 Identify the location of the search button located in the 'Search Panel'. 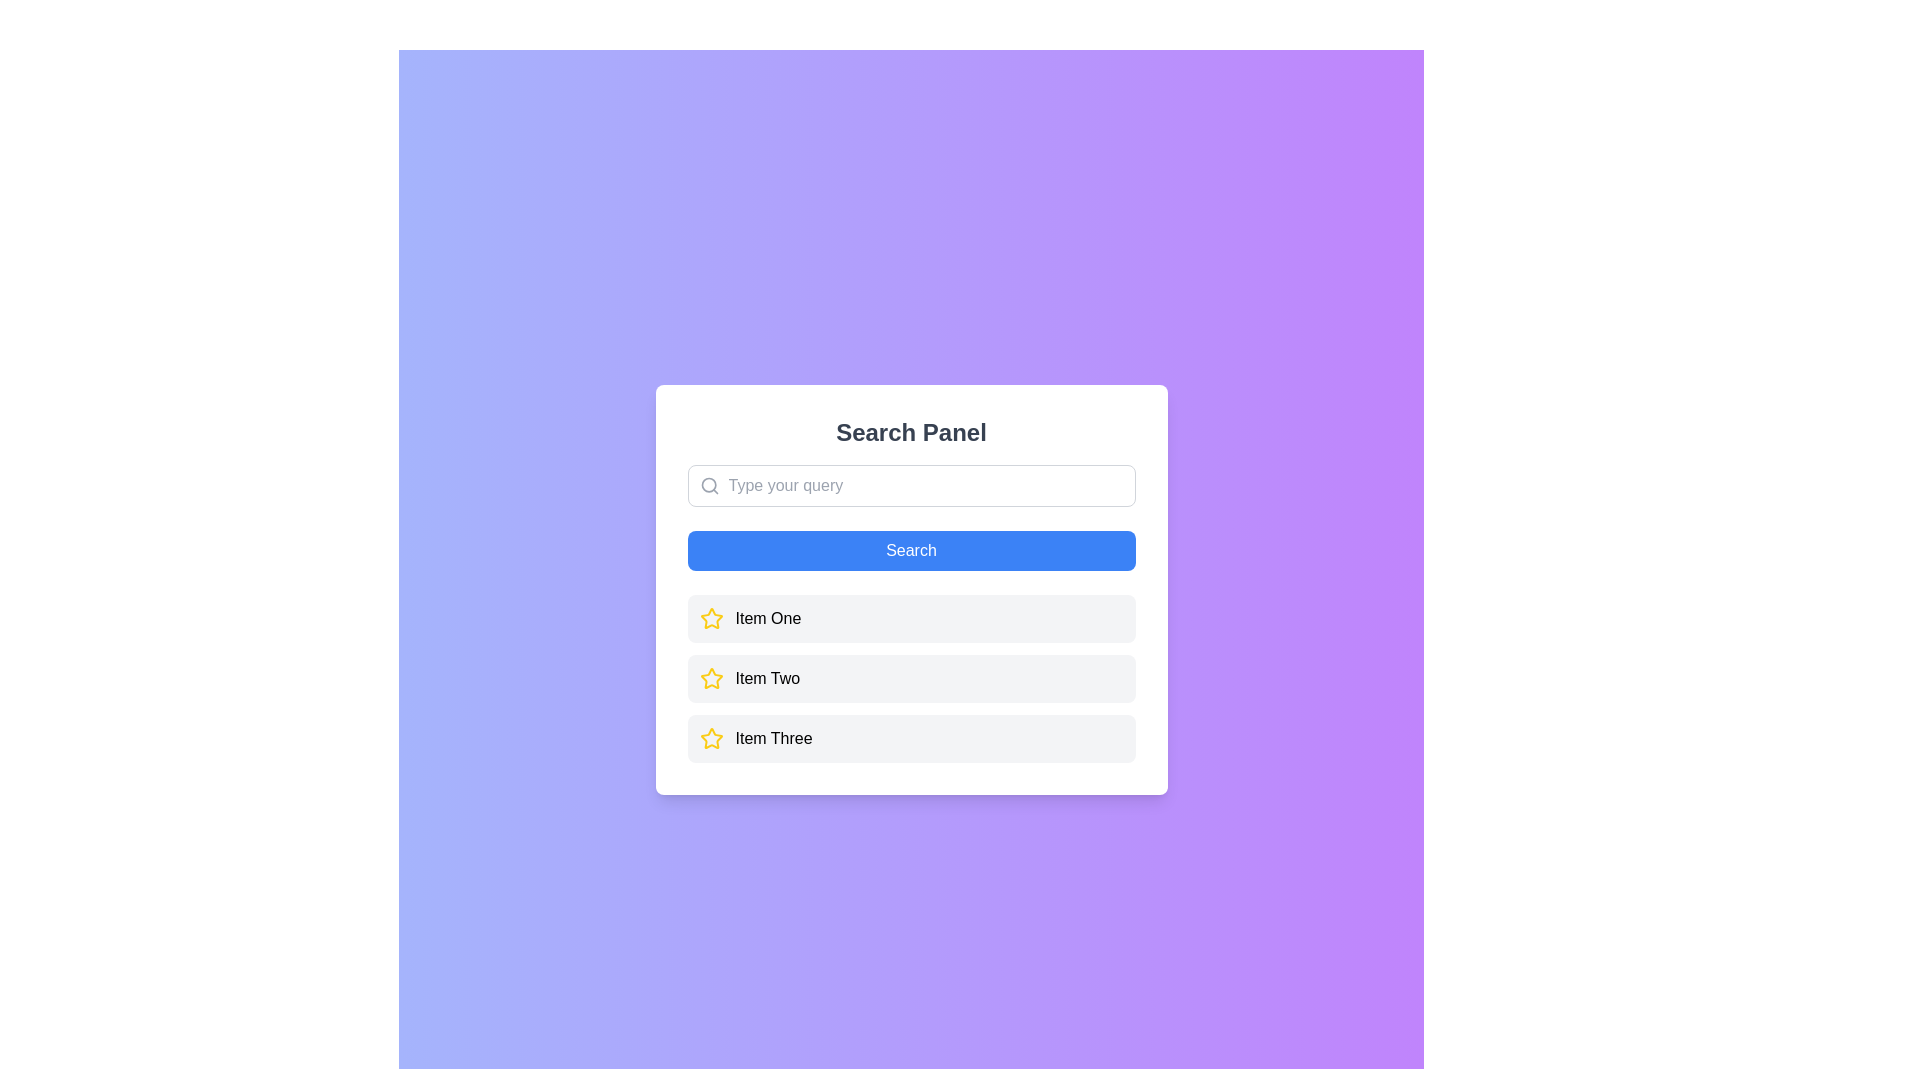
(910, 551).